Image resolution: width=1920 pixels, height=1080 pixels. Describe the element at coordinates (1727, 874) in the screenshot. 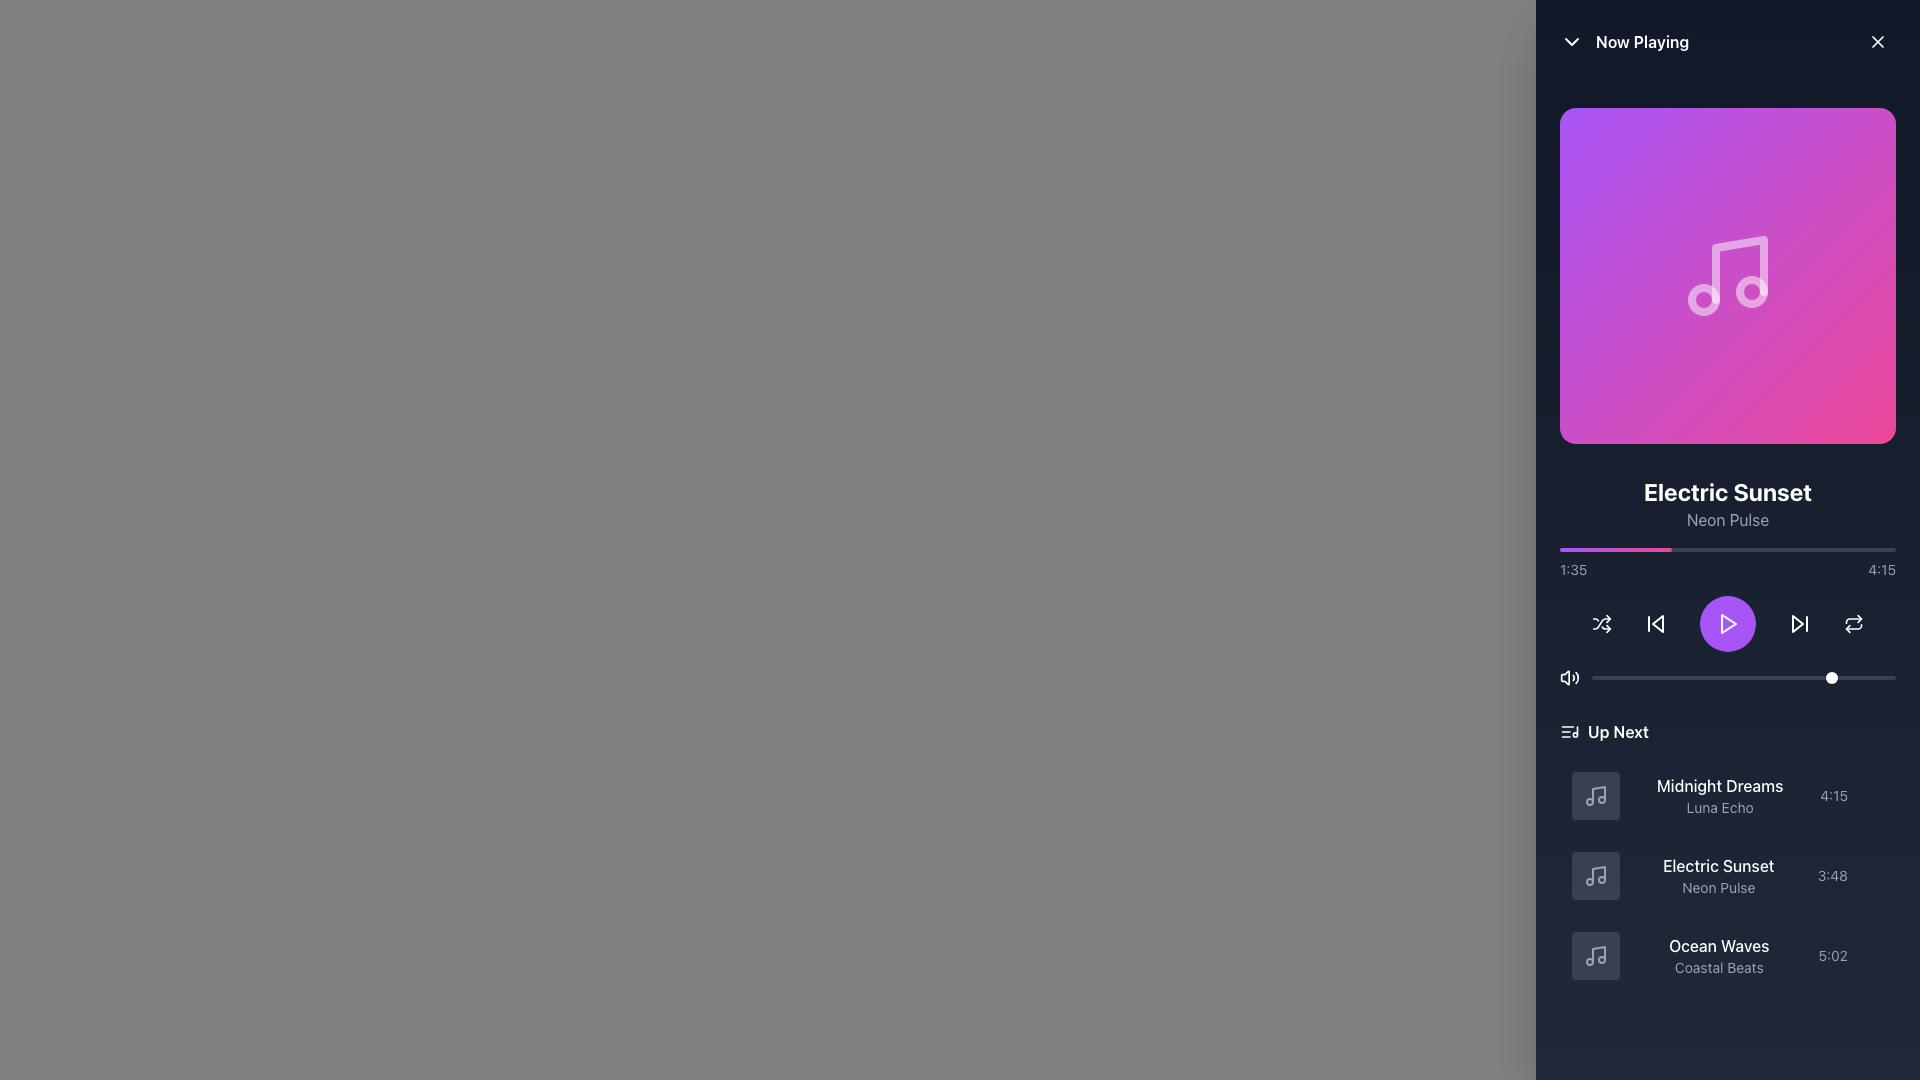

I see `the second item in the vertical list of tracks under the 'Up Next' section, which displays the title, artist, and duration of a track` at that location.